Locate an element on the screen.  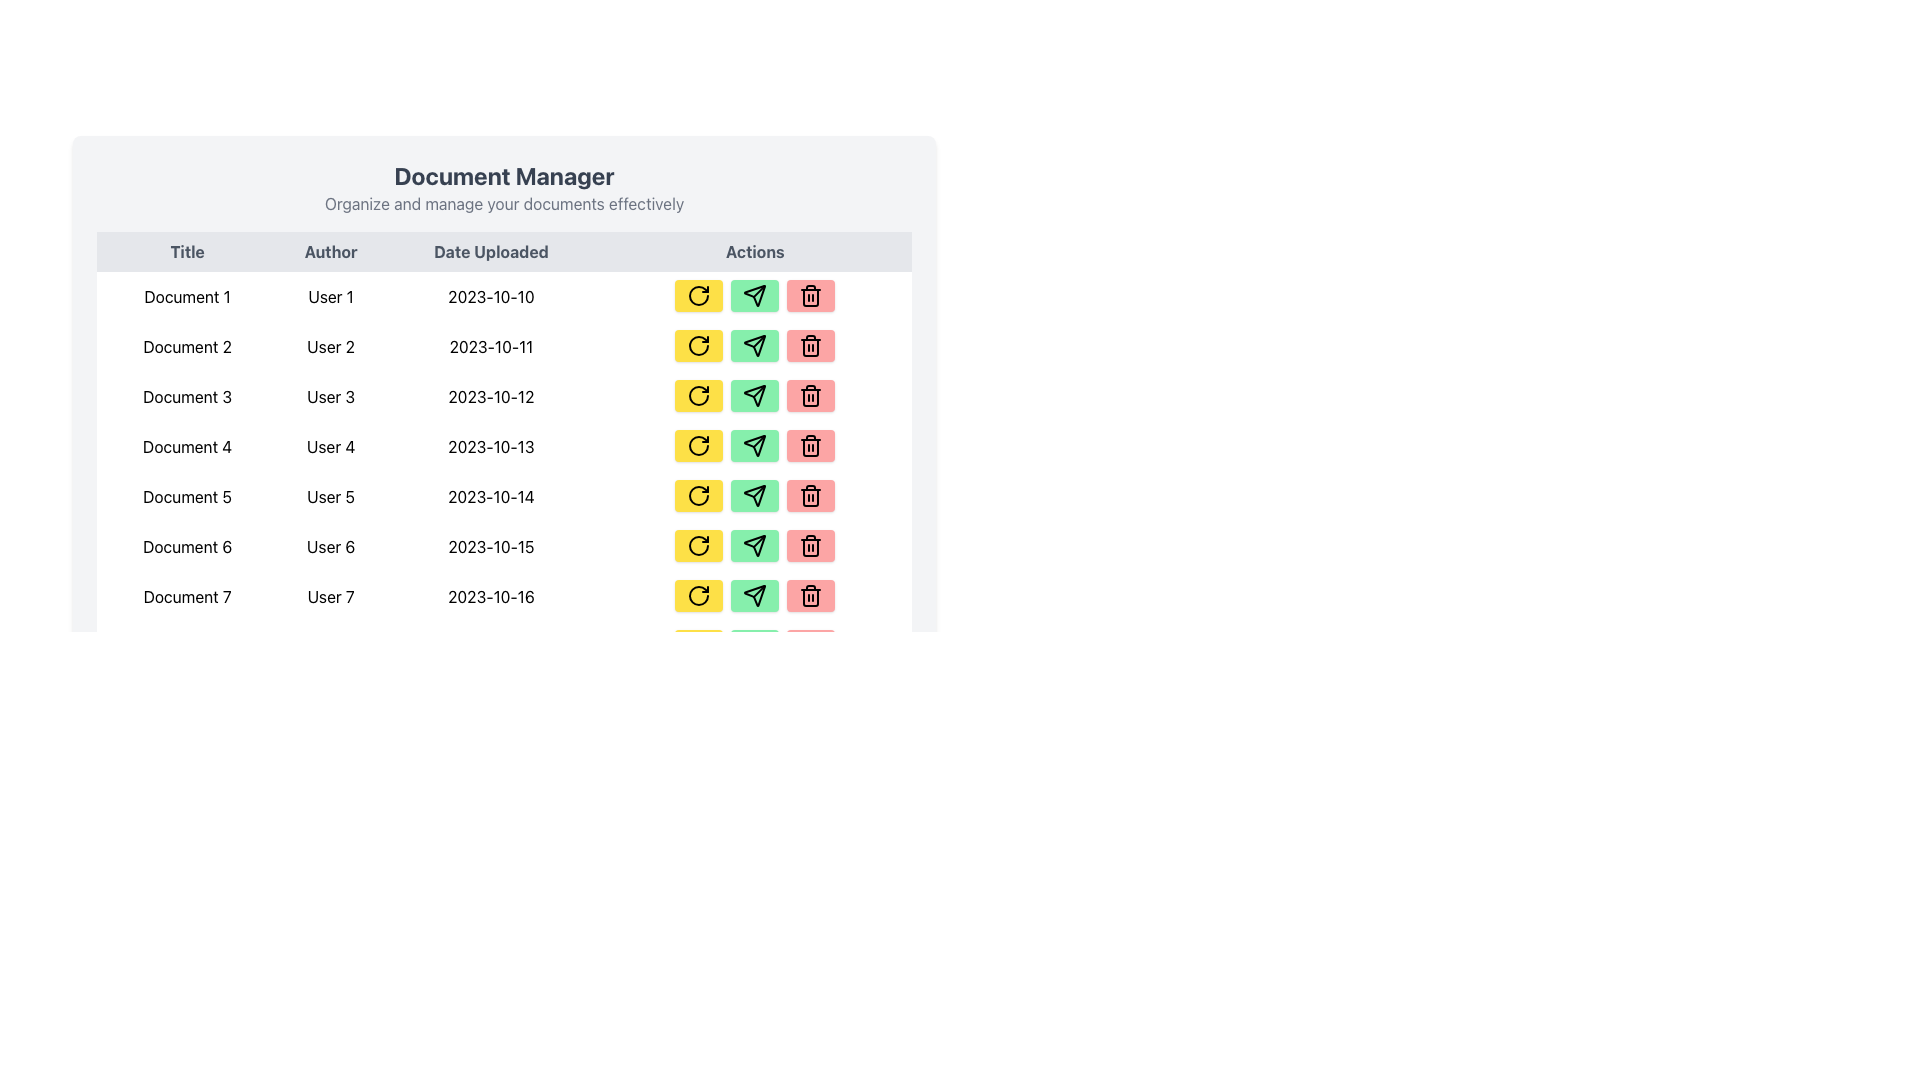
the green button with a paper plane icon located is located at coordinates (754, 396).